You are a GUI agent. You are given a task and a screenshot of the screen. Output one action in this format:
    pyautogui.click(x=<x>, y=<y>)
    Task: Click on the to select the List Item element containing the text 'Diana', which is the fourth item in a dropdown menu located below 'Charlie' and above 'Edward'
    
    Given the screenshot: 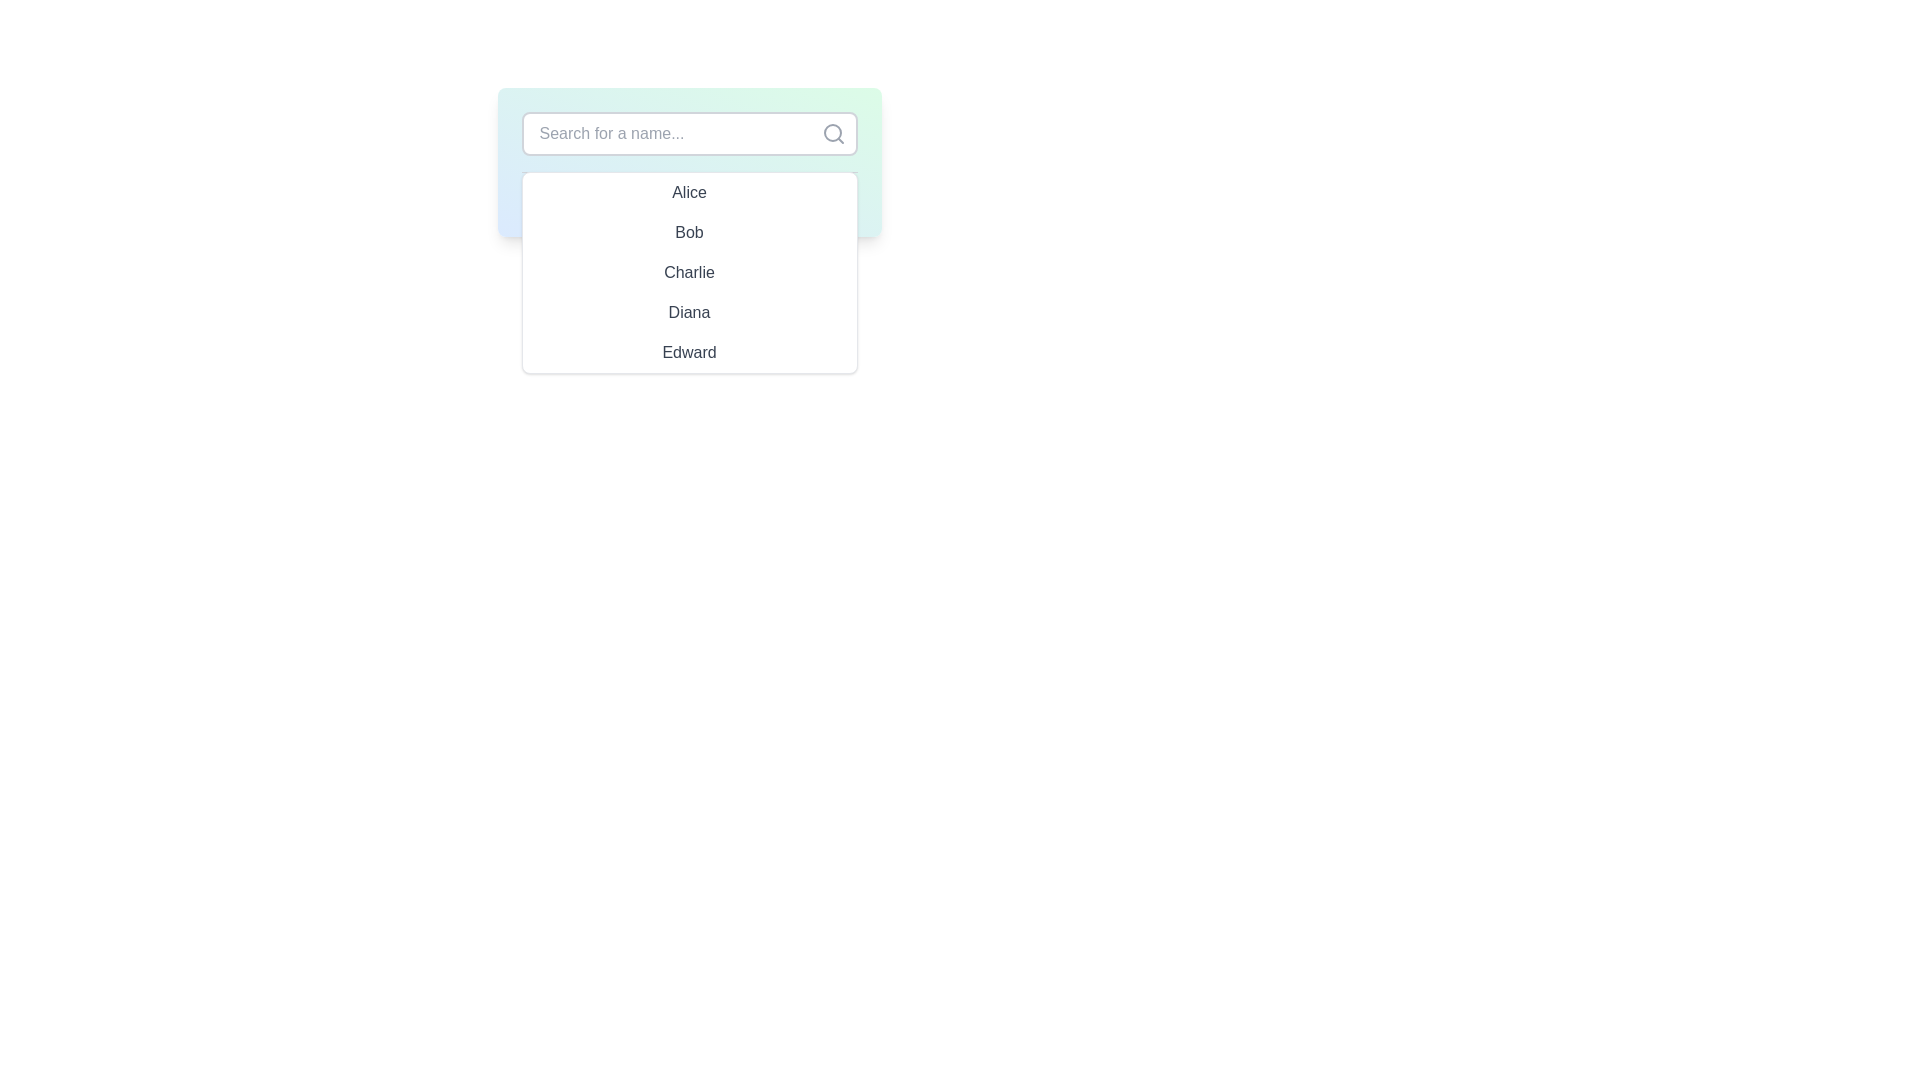 What is the action you would take?
    pyautogui.click(x=689, y=312)
    